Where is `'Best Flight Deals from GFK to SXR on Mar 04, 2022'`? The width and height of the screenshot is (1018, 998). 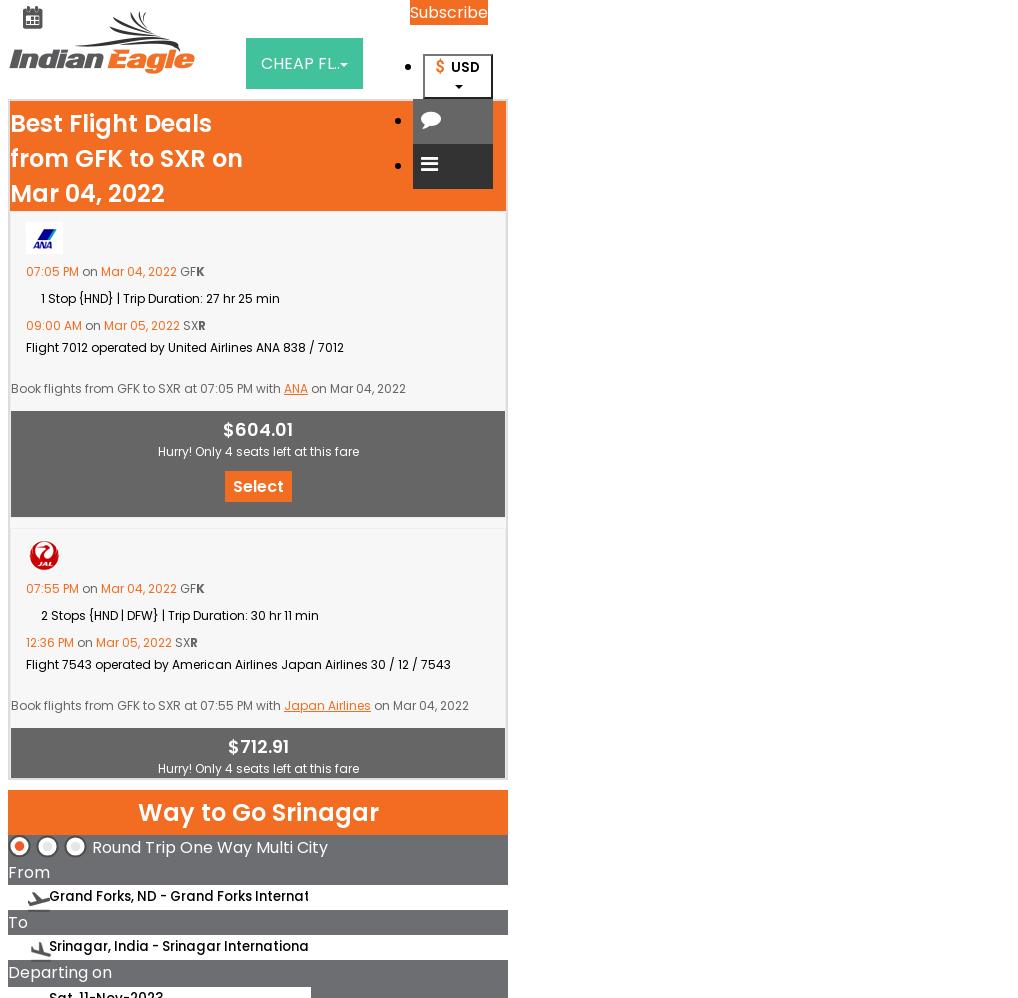 'Best Flight Deals from GFK to SXR on Mar 04, 2022' is located at coordinates (8, 157).